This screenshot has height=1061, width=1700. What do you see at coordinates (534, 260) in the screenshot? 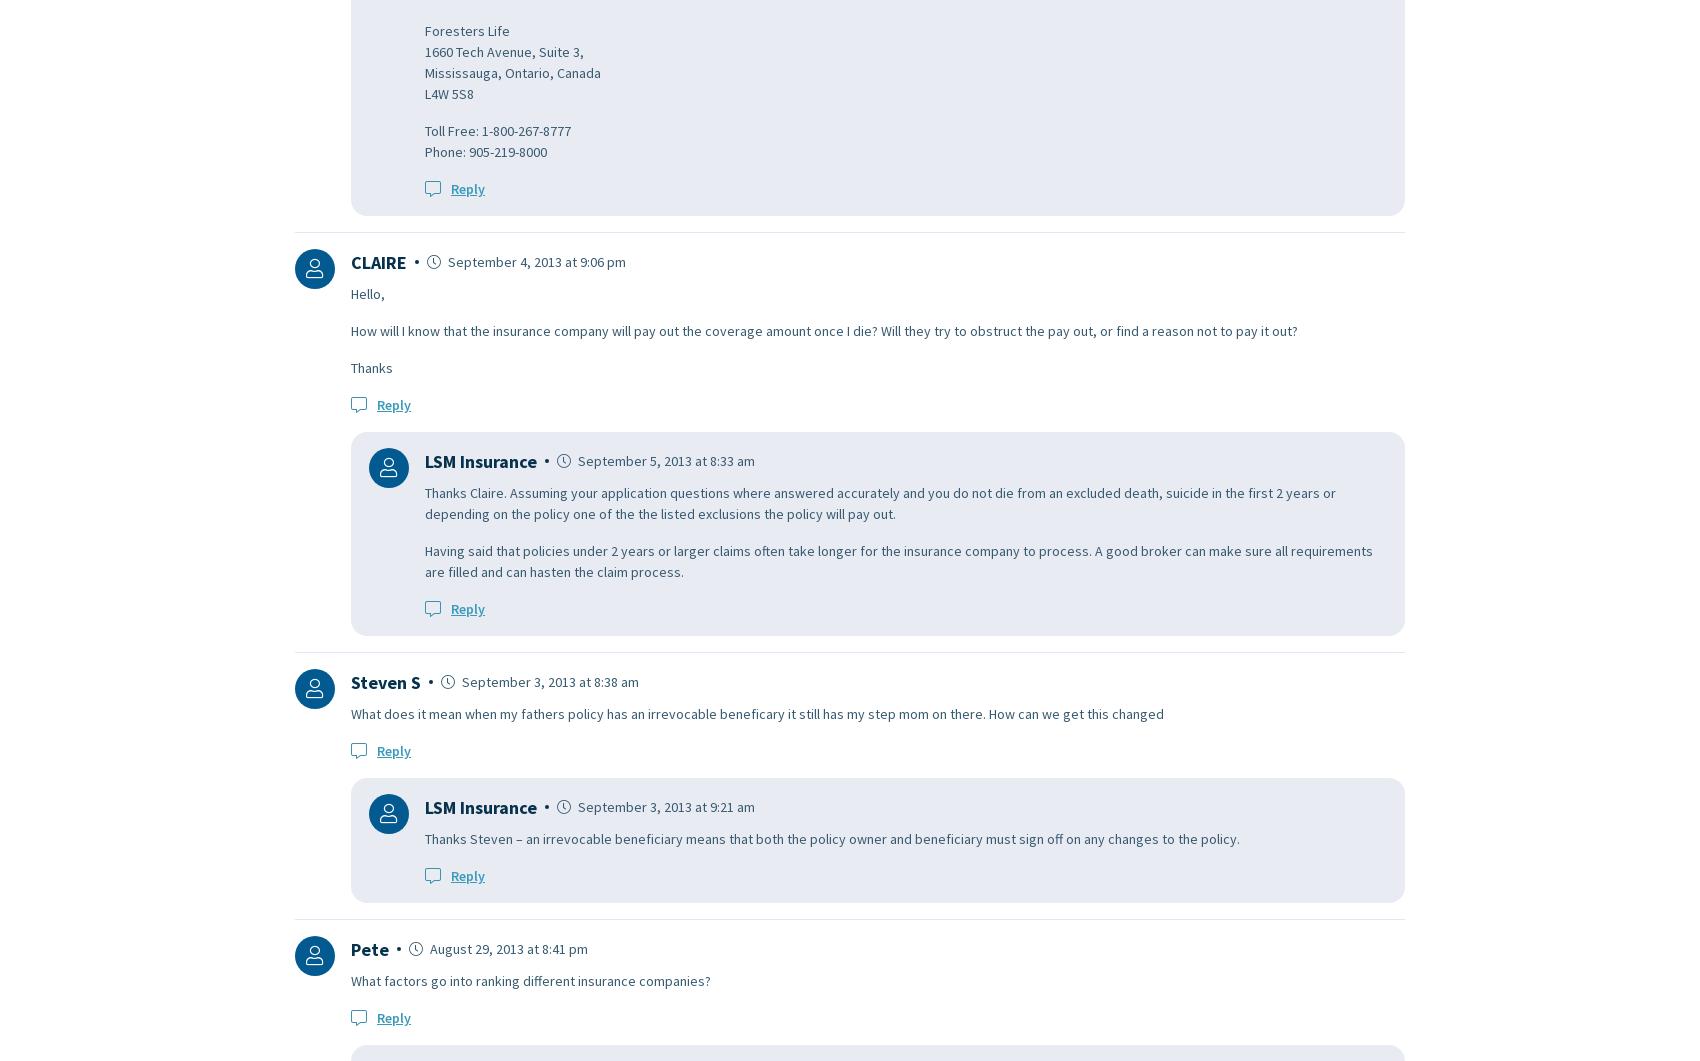
I see `'September 4, 2013 at 9:06 pm'` at bounding box center [534, 260].